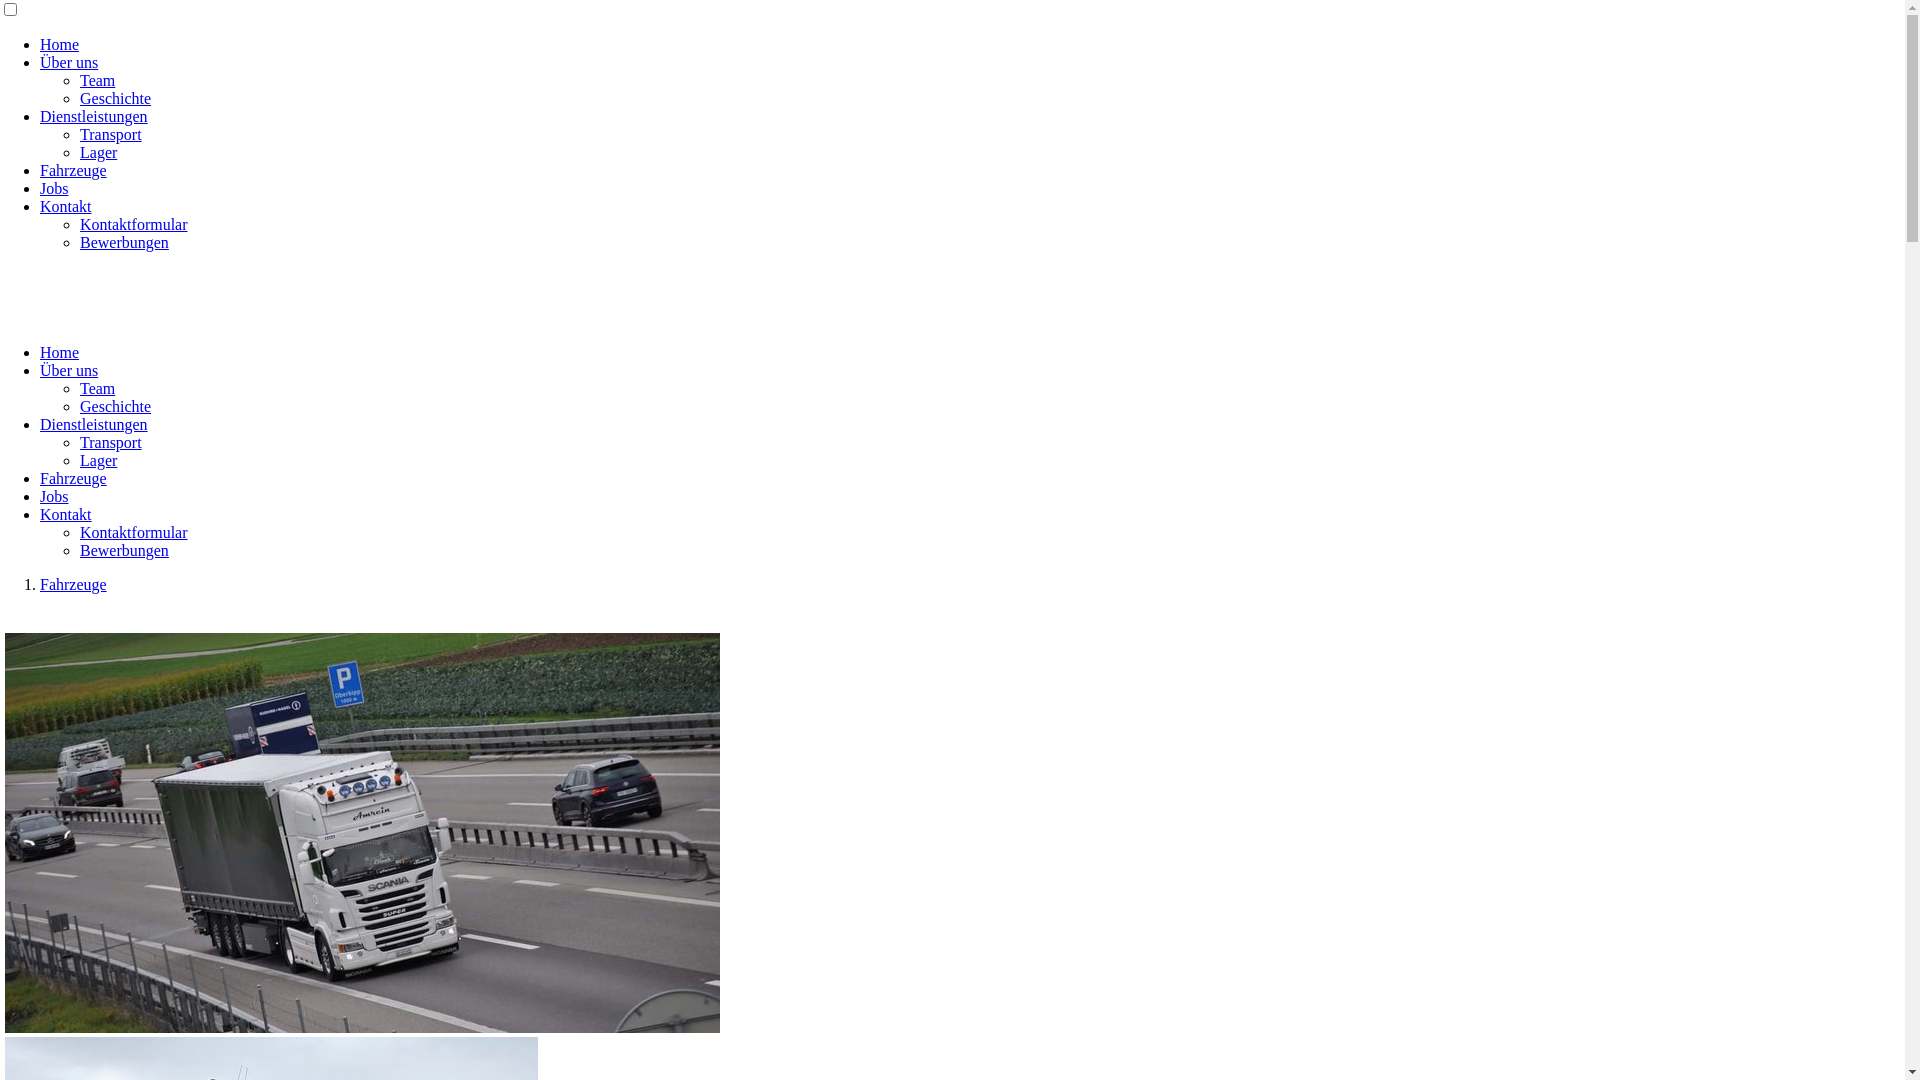 The width and height of the screenshot is (1920, 1080). I want to click on 'Fahrzeuge', so click(73, 478).